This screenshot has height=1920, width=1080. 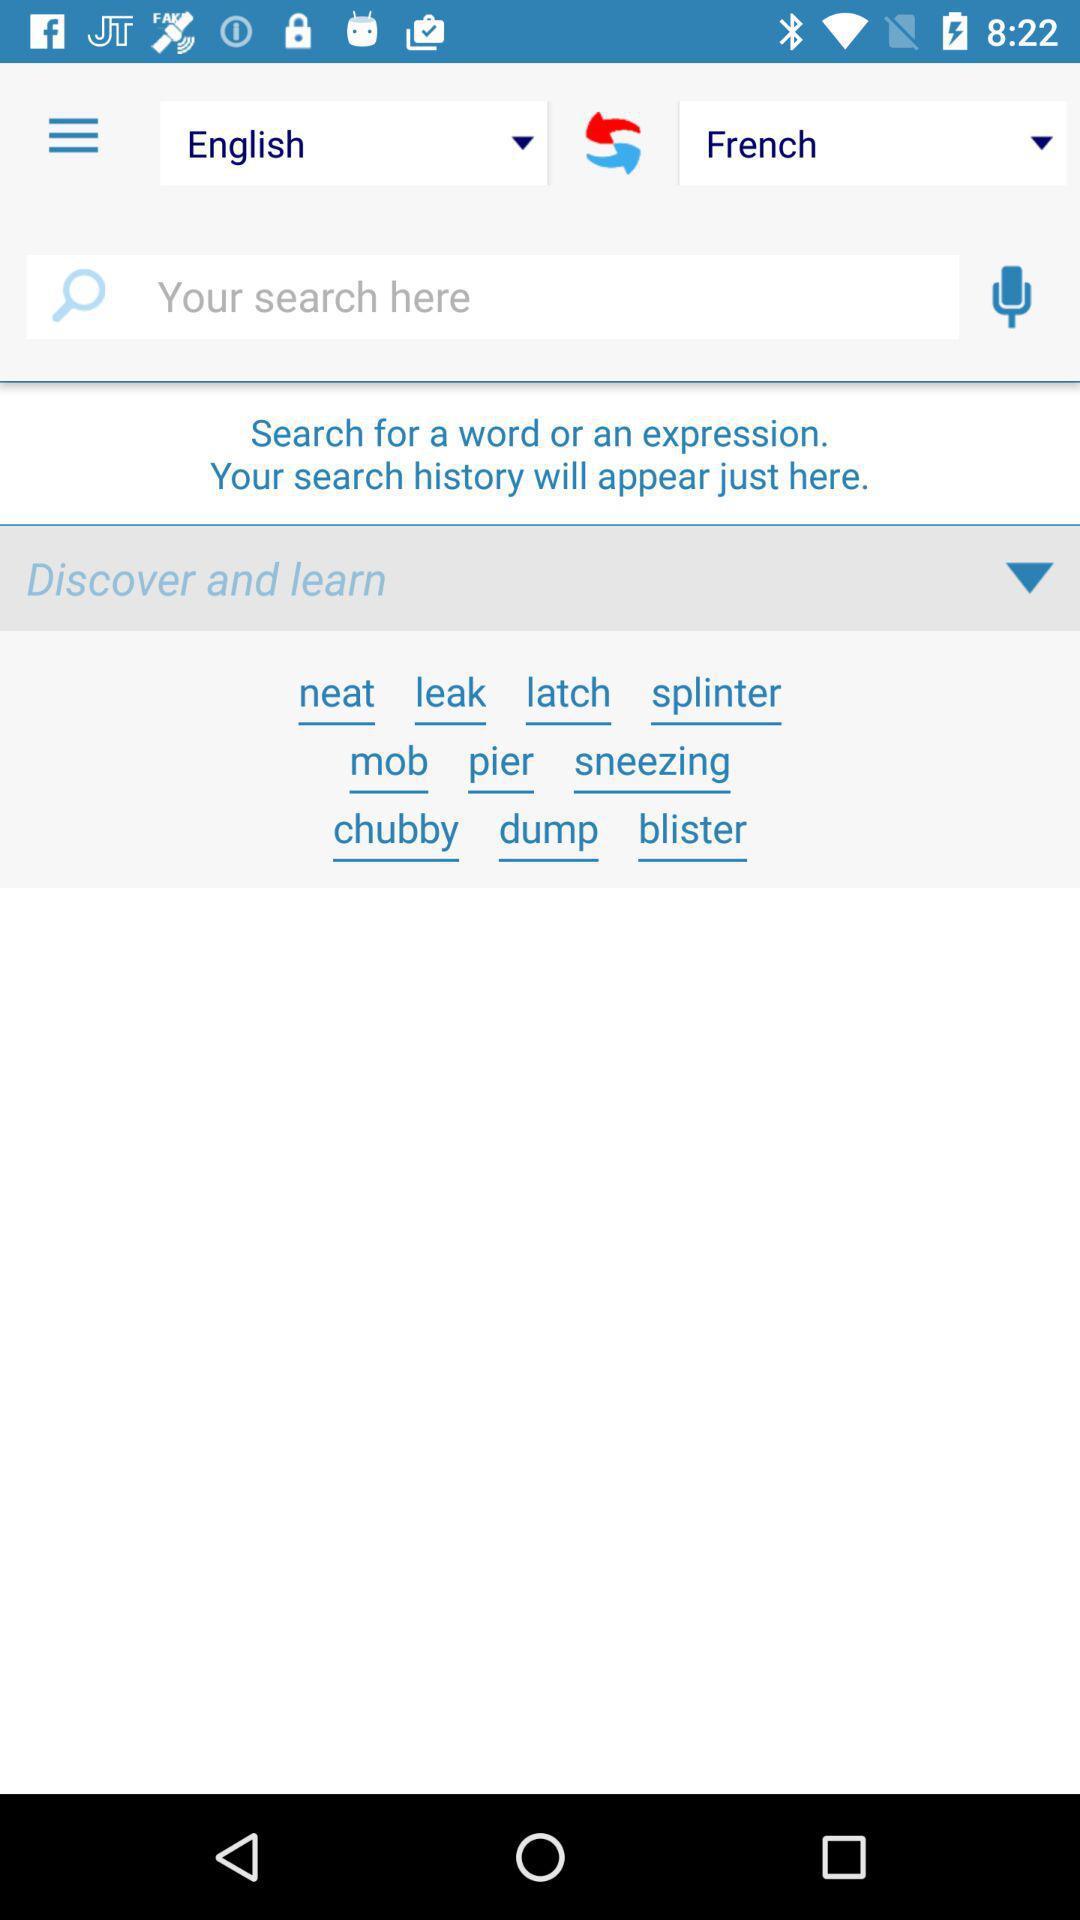 What do you see at coordinates (500, 758) in the screenshot?
I see `the icon above chubby icon` at bounding box center [500, 758].